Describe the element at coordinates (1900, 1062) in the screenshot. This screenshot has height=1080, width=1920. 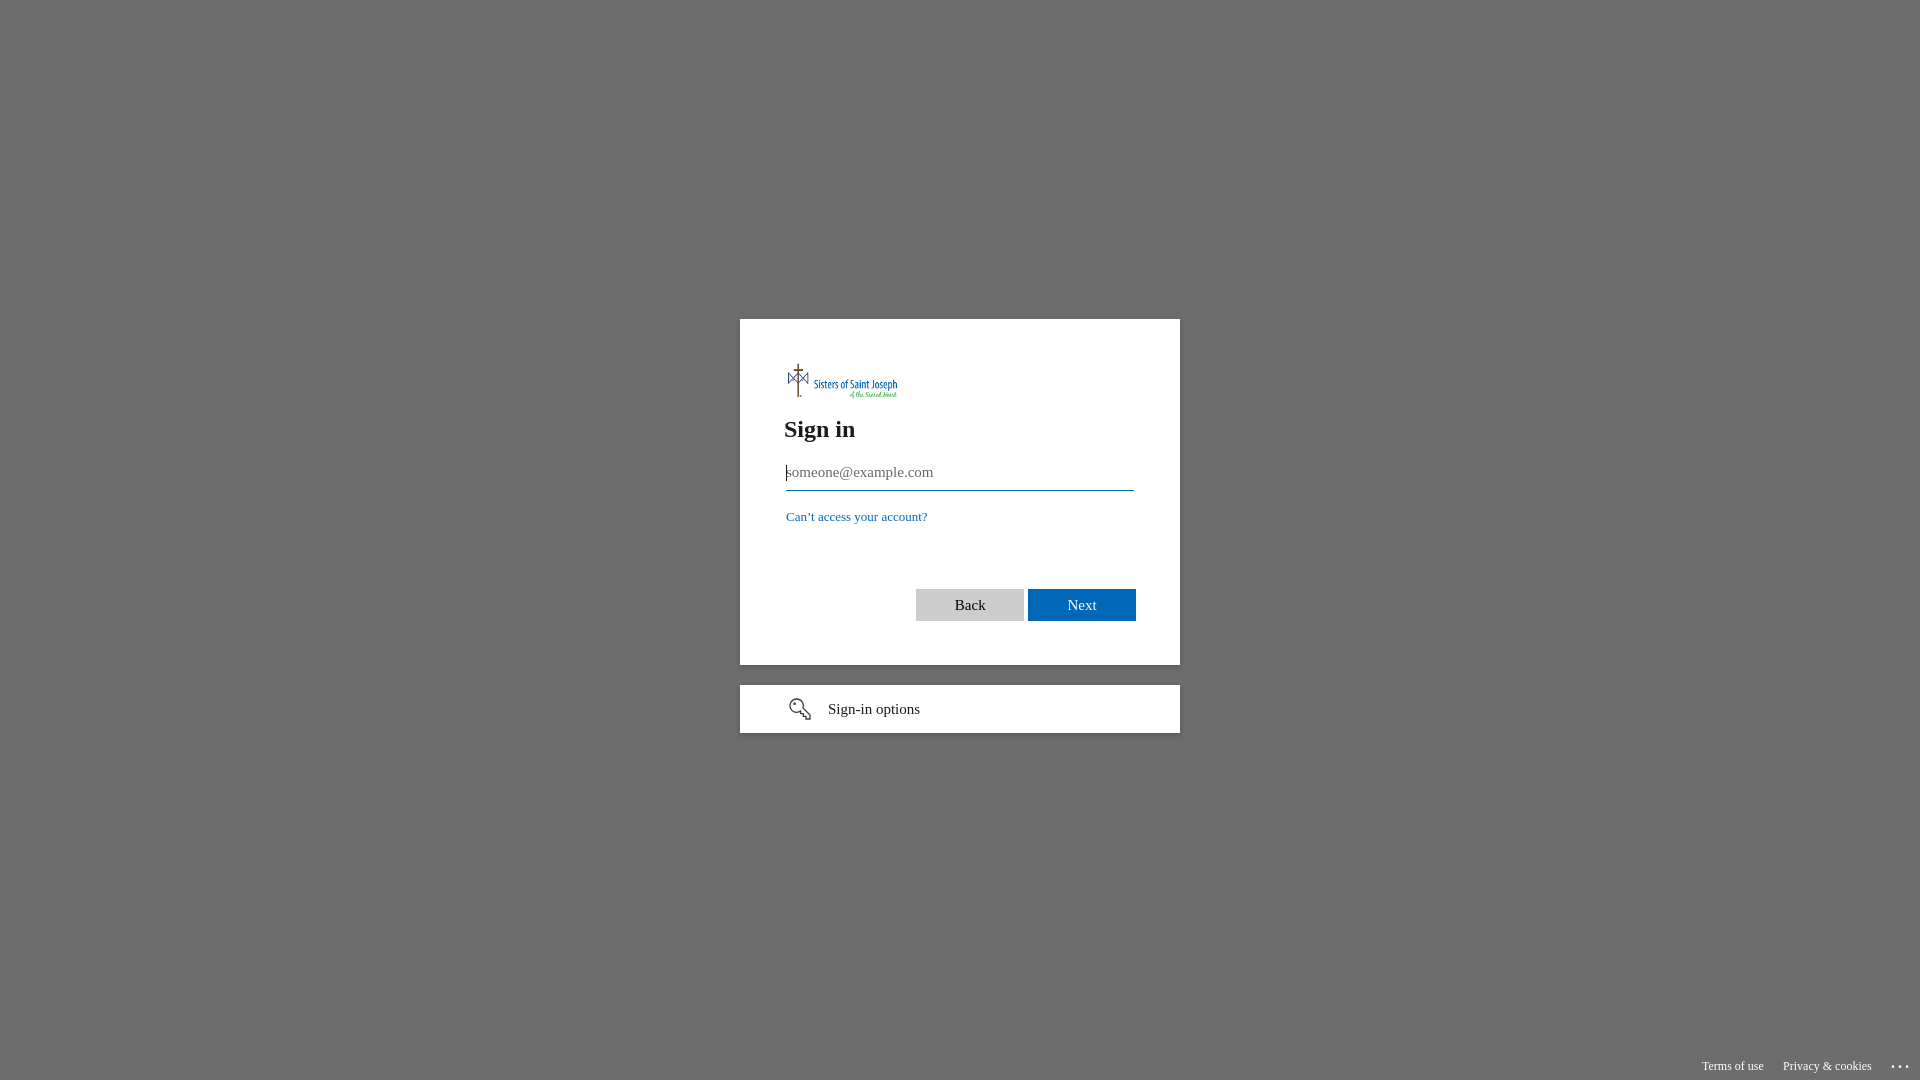
I see `'...'` at that location.